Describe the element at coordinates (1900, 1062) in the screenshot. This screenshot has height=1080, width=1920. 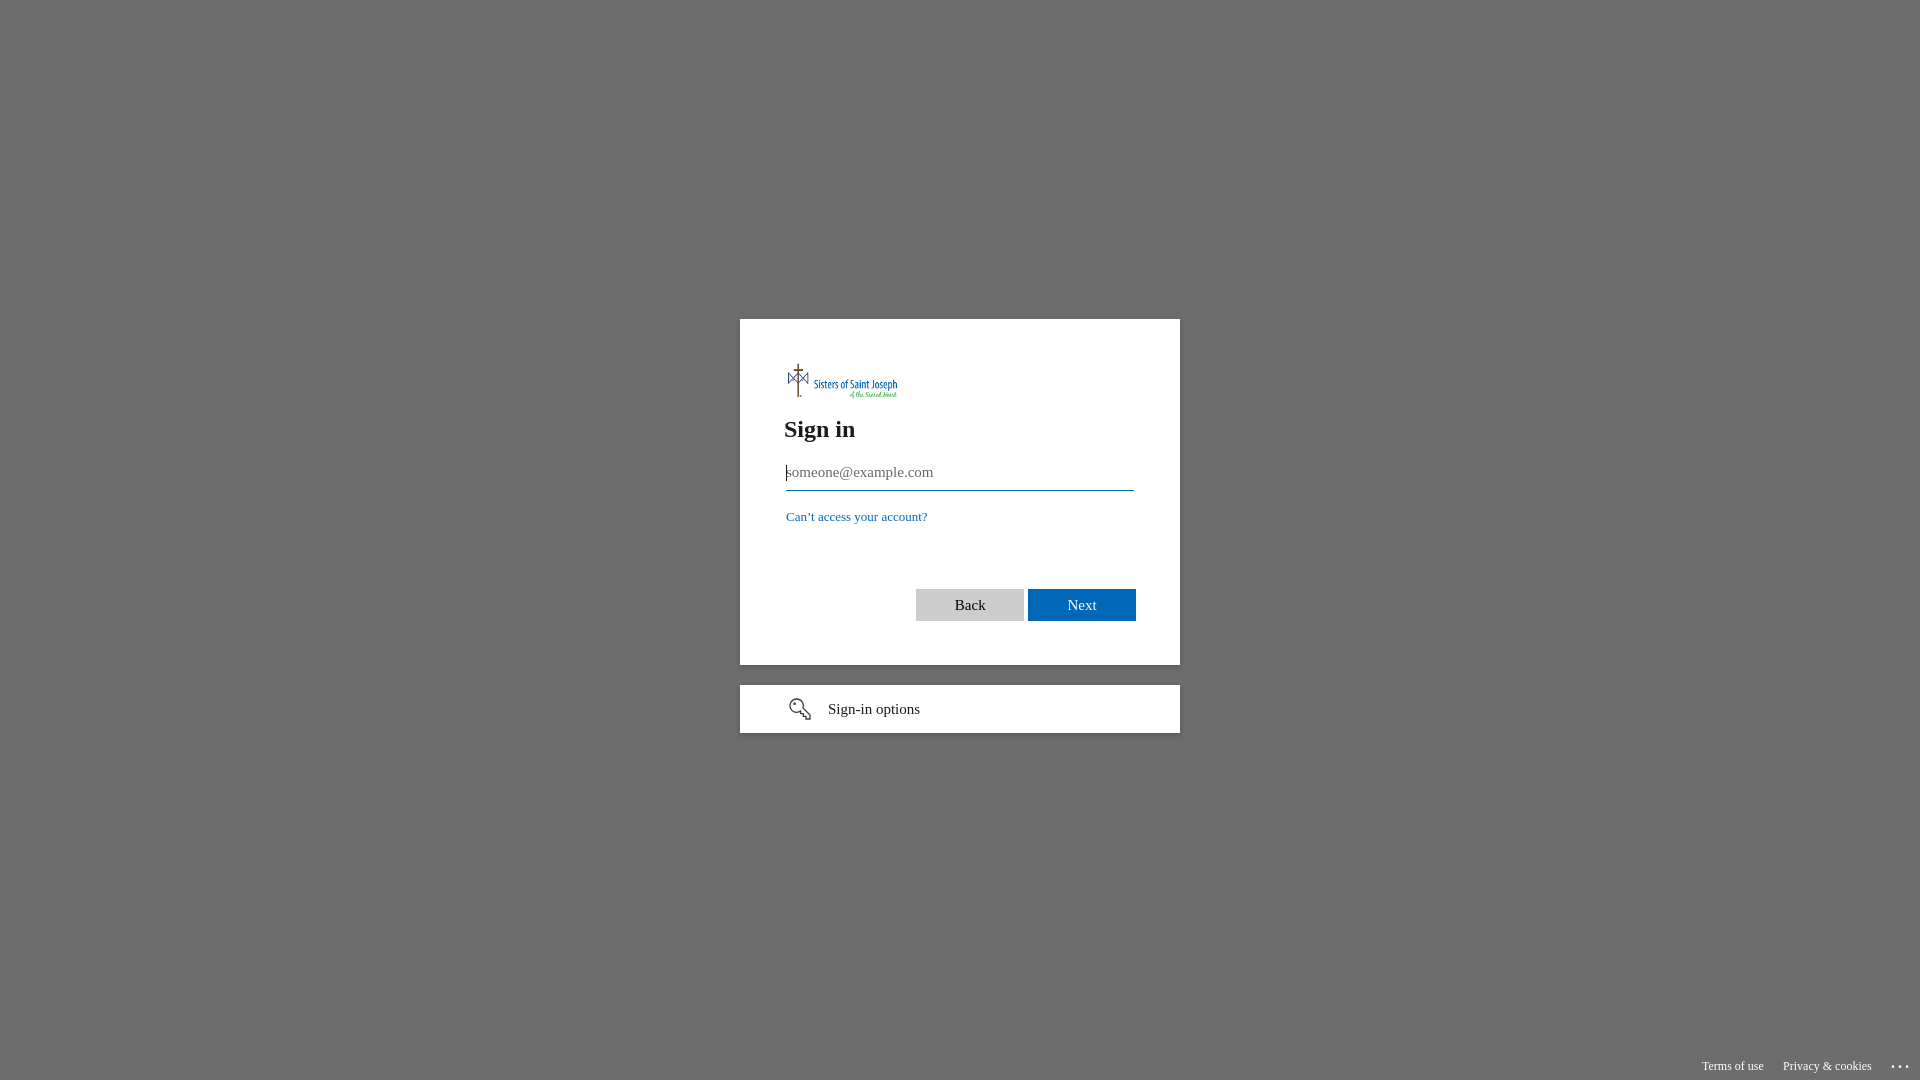
I see `'...'` at that location.